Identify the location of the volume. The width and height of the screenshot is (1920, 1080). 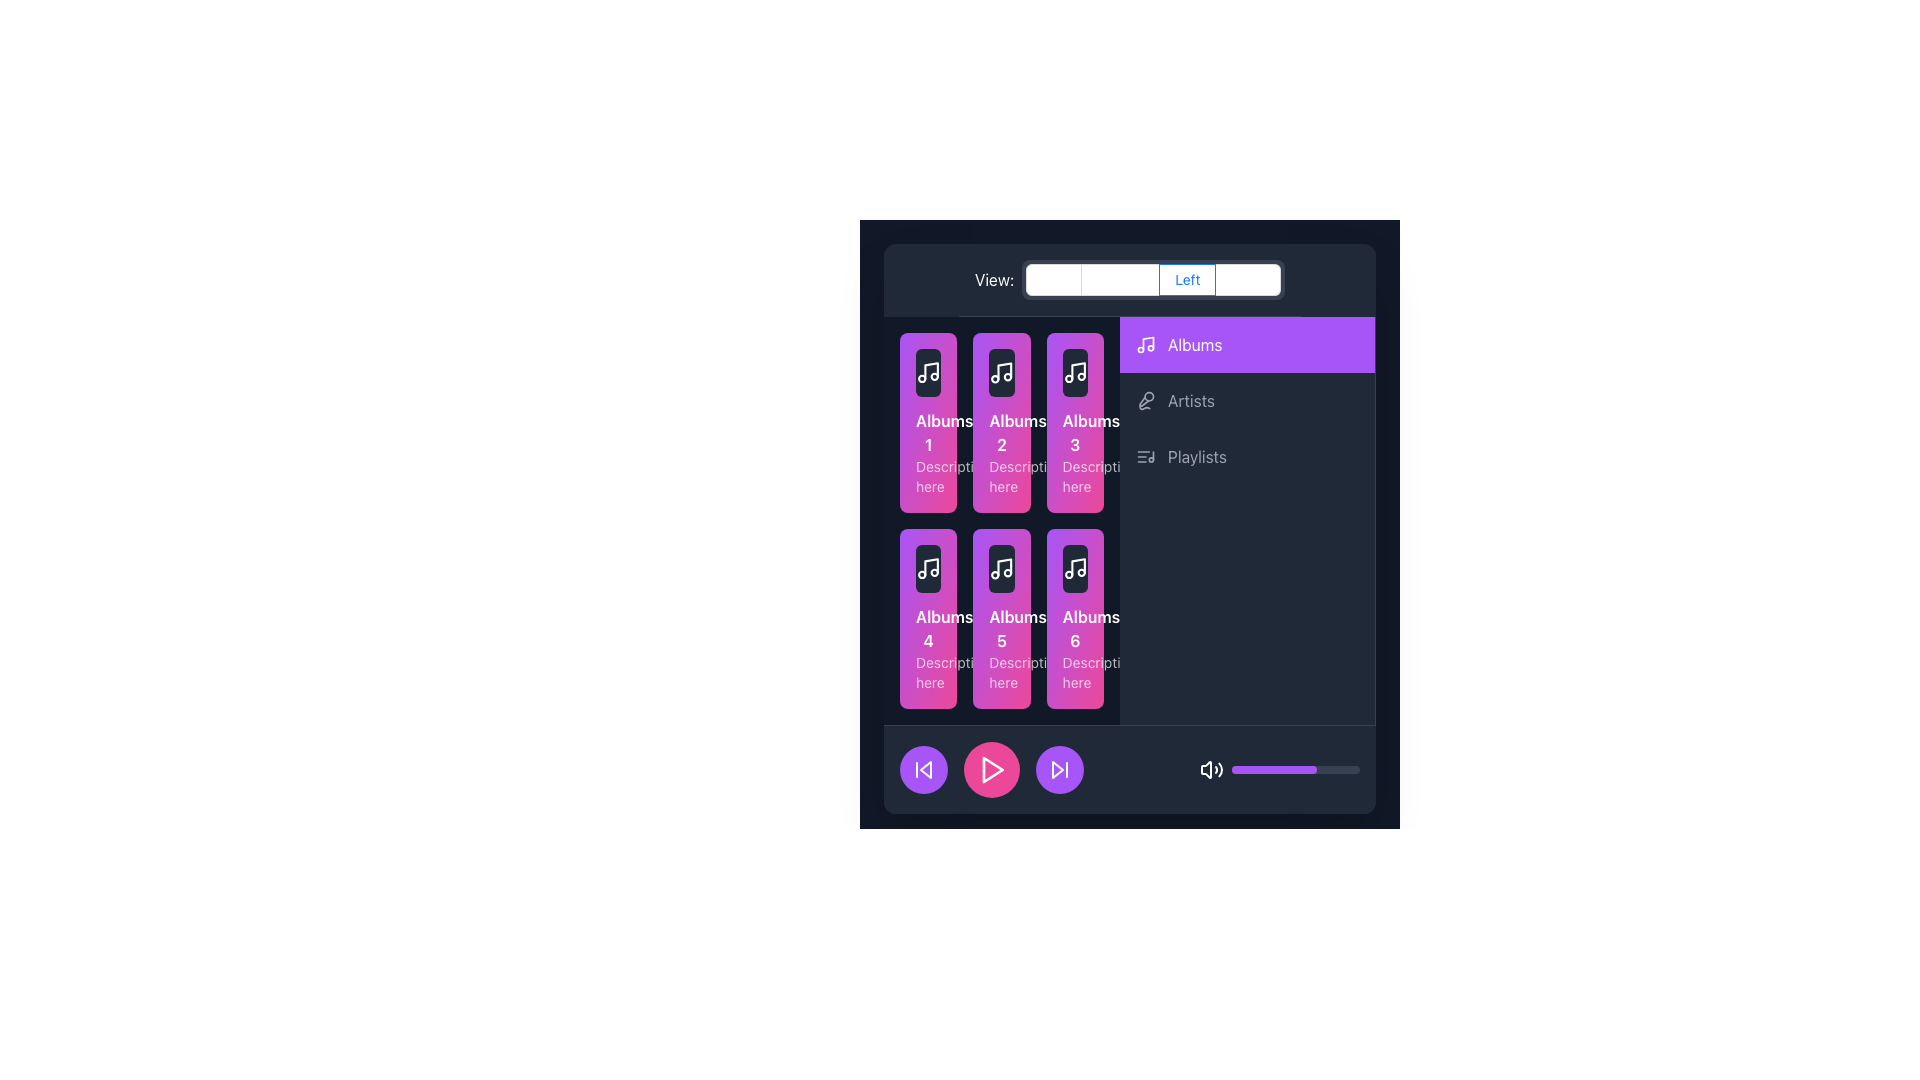
(1313, 769).